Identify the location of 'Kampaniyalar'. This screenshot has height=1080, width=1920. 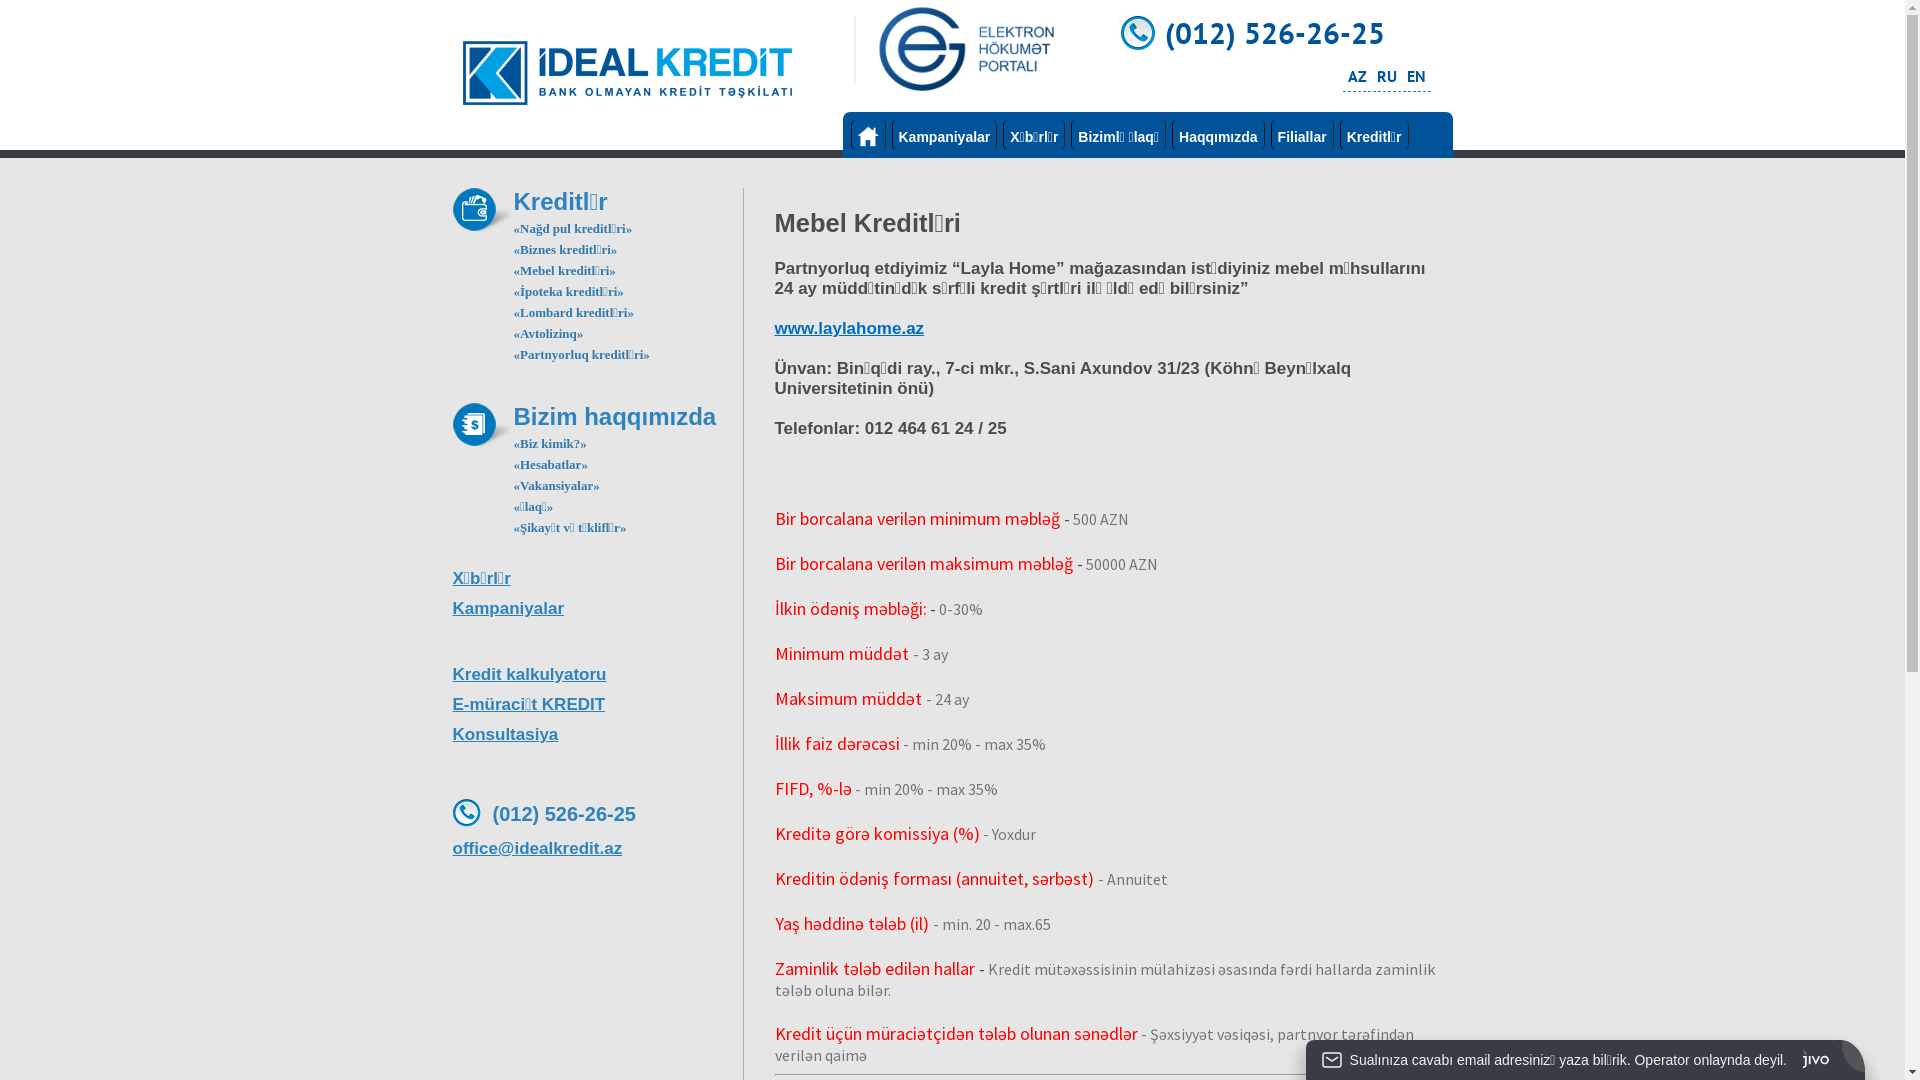
(944, 135).